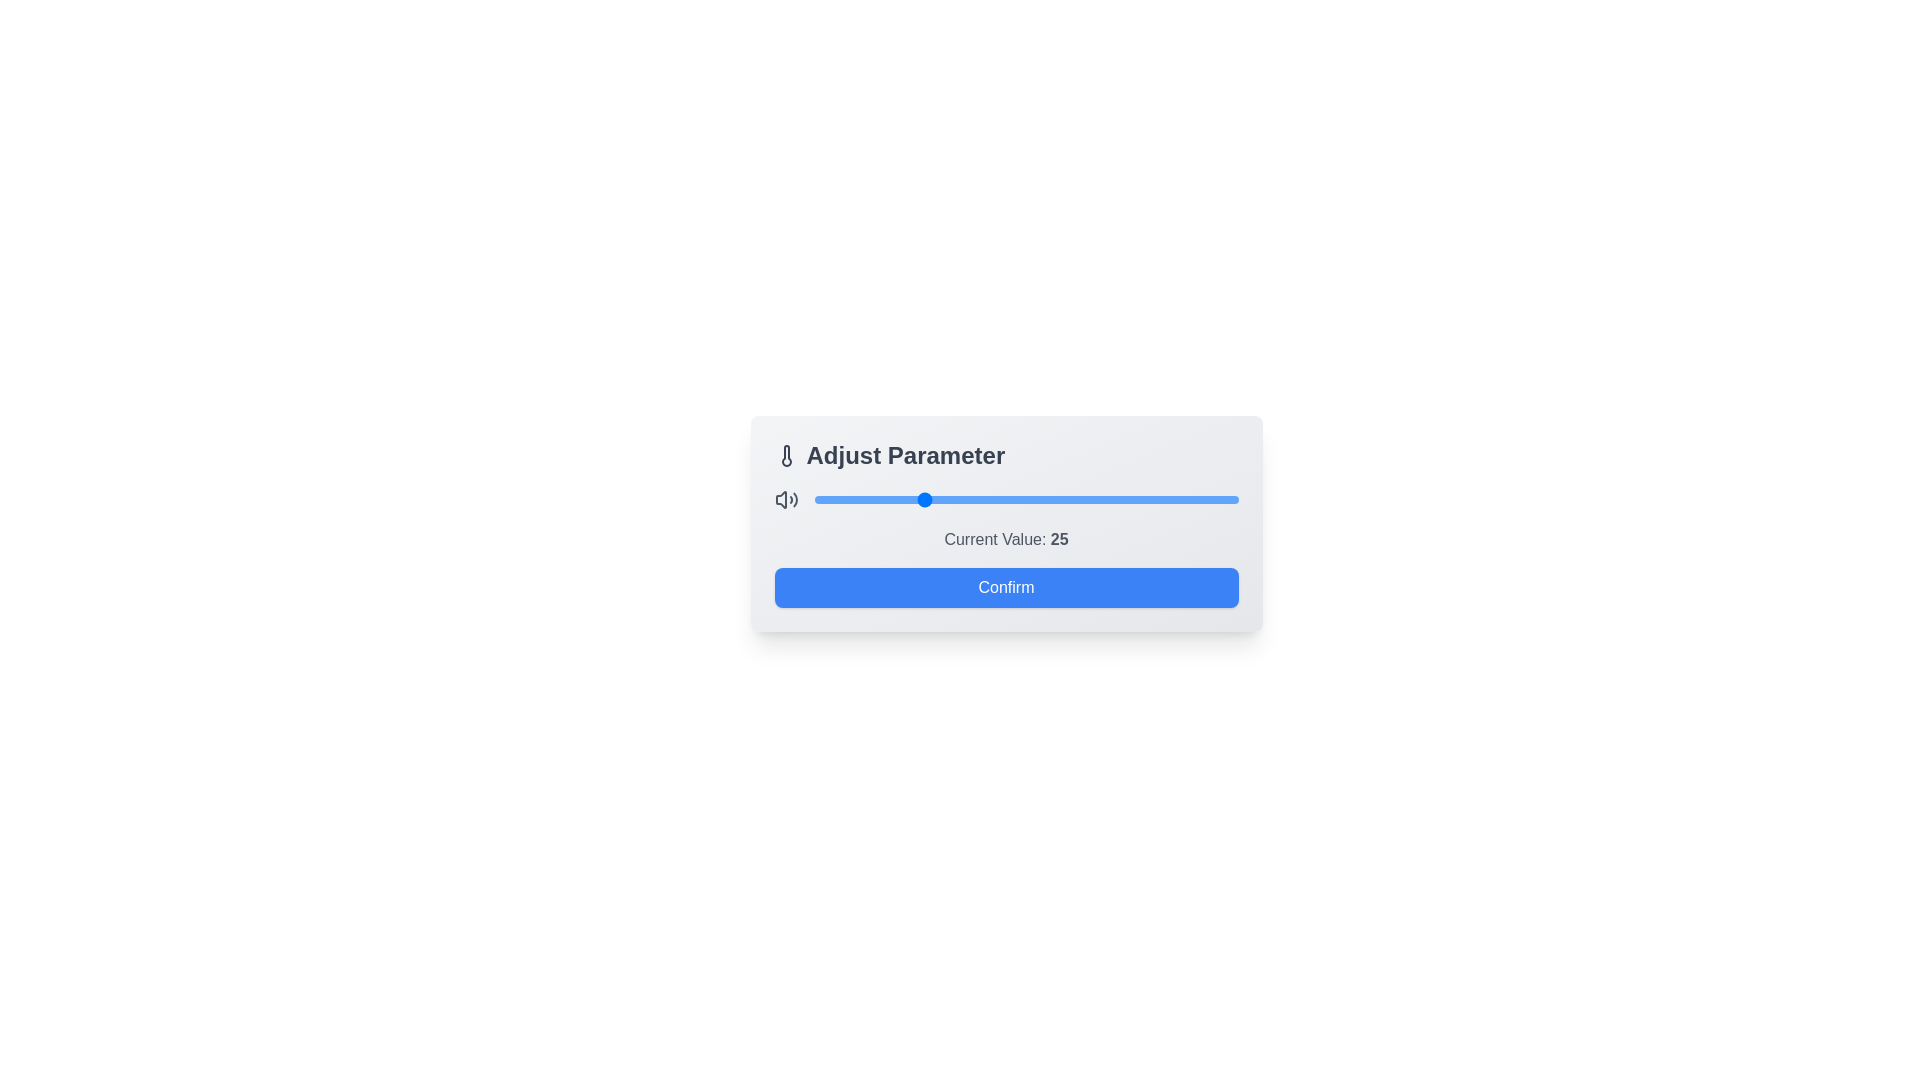  Describe the element at coordinates (785, 455) in the screenshot. I see `the thermometer icon, which is a decorative outline graphic with a circular base and a vertical rectangular bar, located to the left of the header text 'Adjust Parameter'` at that location.